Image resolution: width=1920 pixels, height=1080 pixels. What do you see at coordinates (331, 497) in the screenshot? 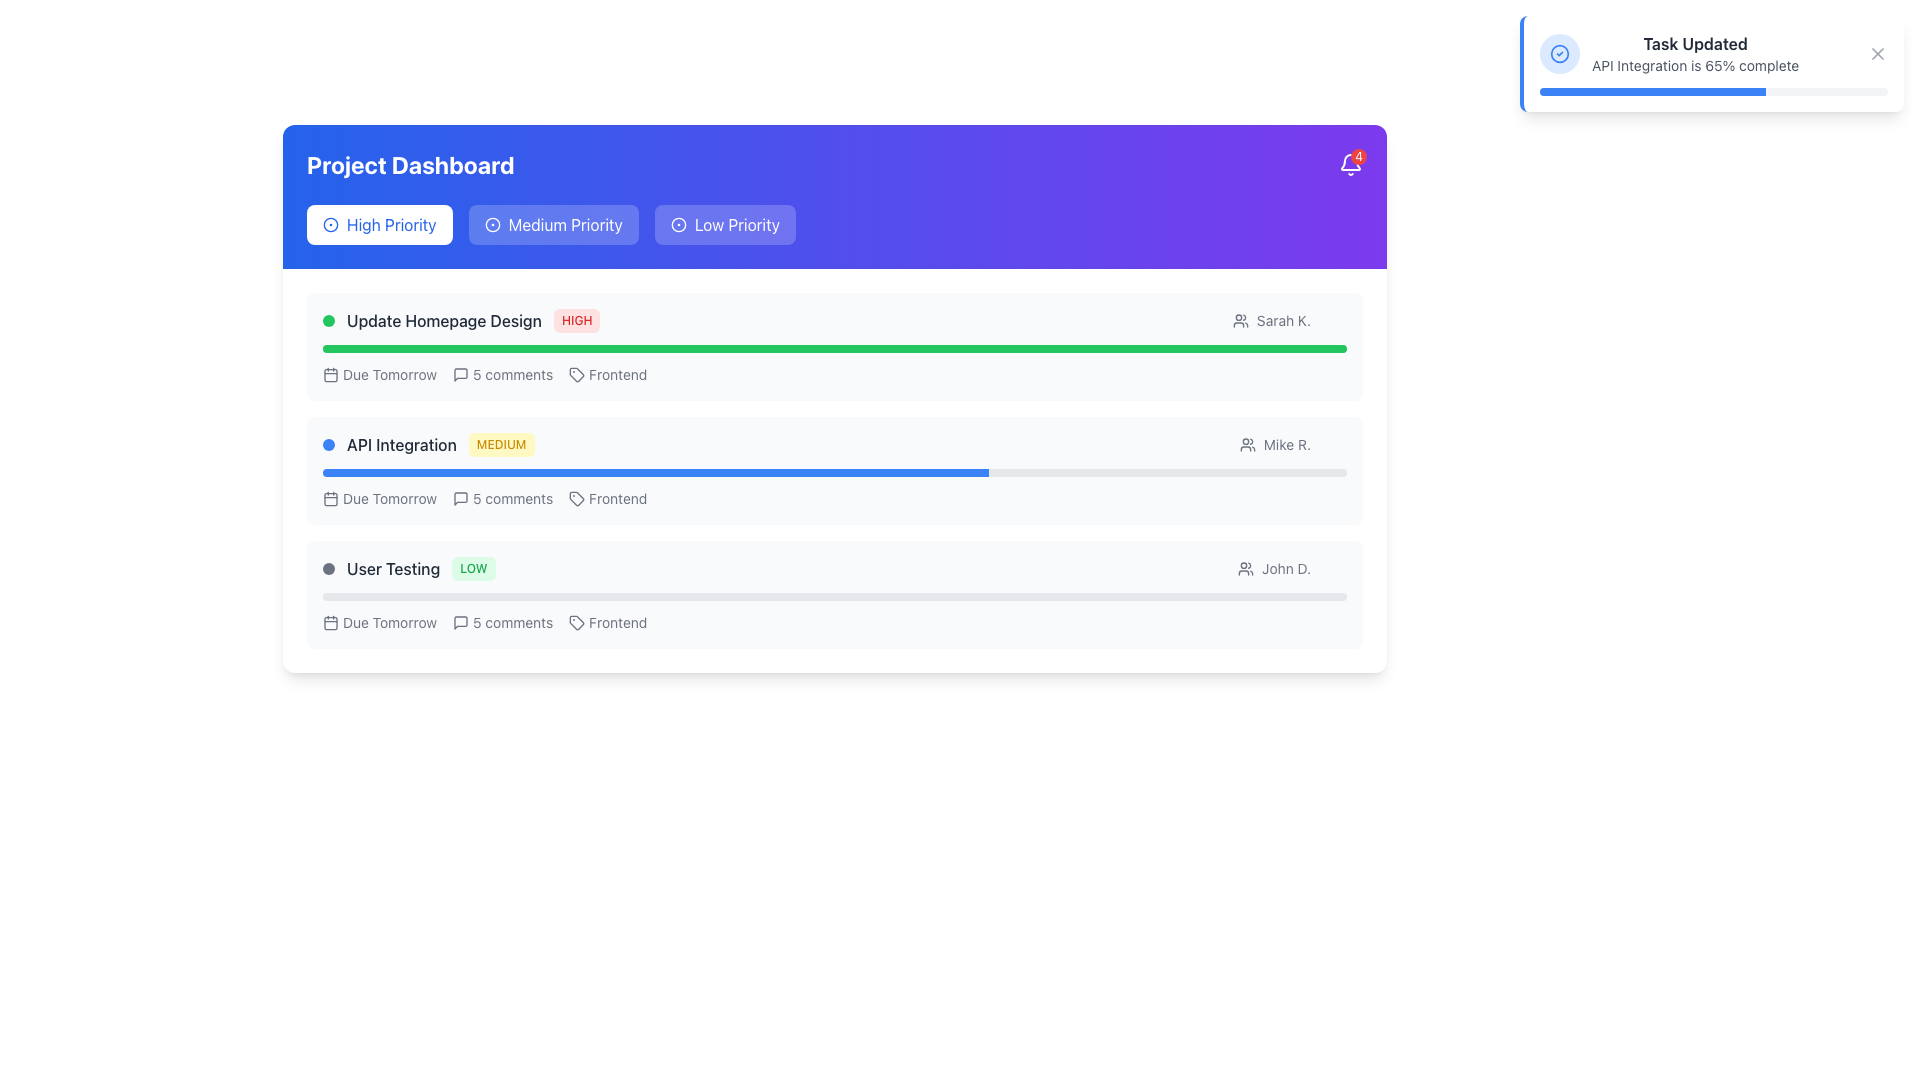
I see `the graphical rectangle with rounded corners that is part of the SVG calendar icon, located near the task summary for 'API Integration' and aligned with the text 'Due Tomorrow'` at bounding box center [331, 497].